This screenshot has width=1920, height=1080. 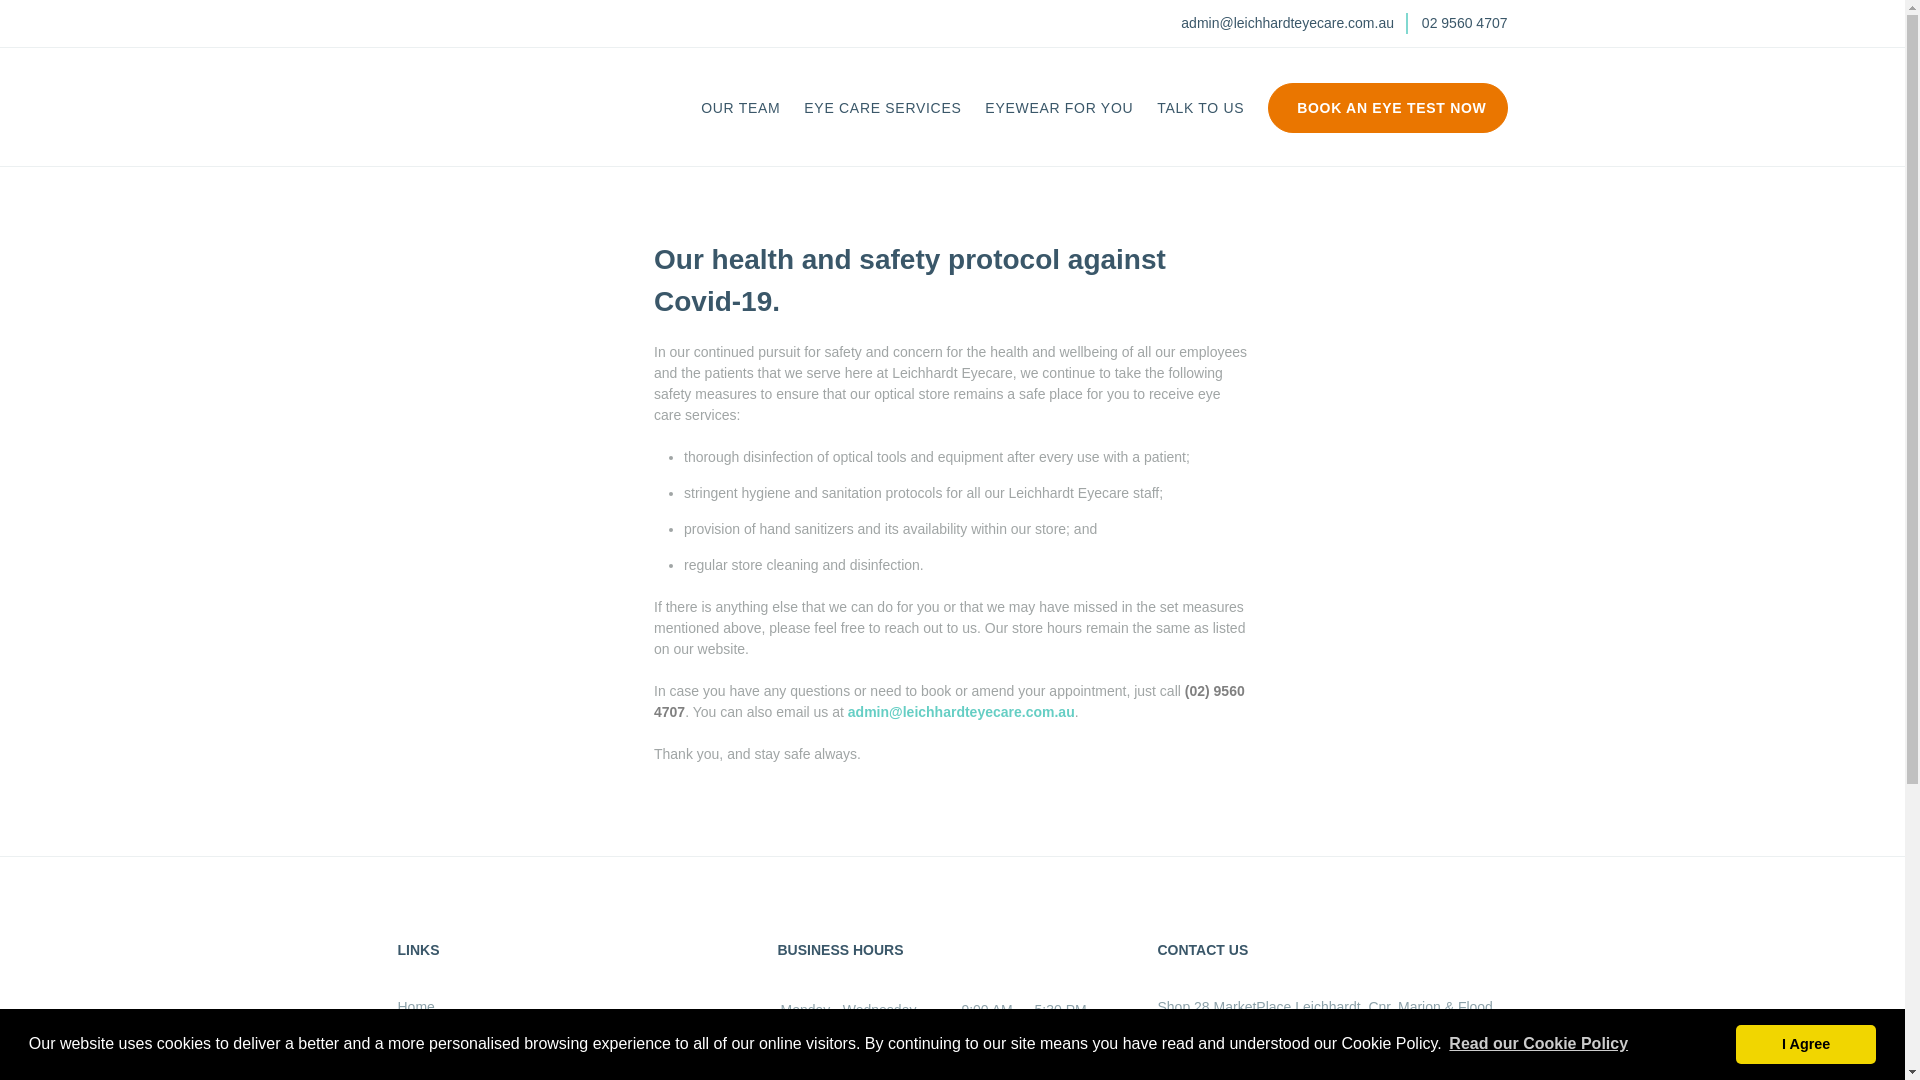 What do you see at coordinates (1200, 108) in the screenshot?
I see `'TALK TO US'` at bounding box center [1200, 108].